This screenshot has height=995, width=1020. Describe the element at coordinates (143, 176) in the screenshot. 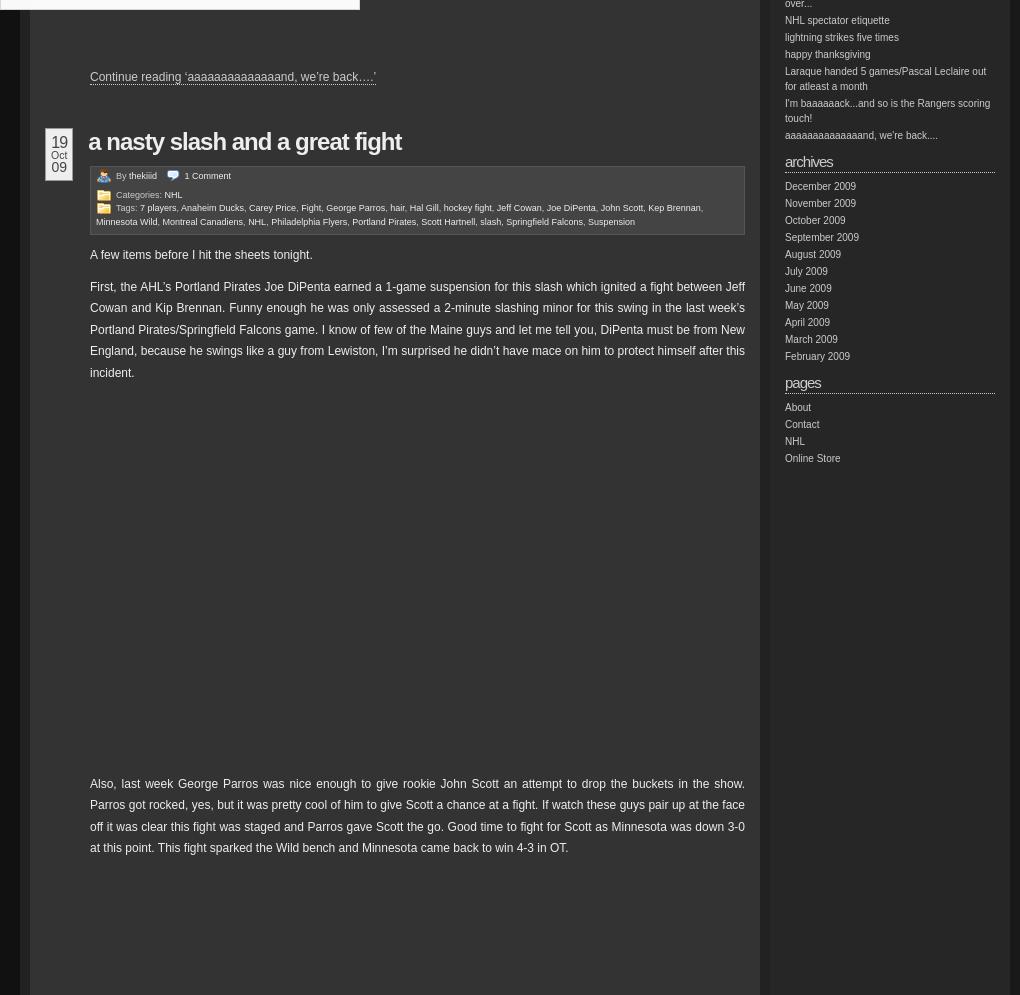

I see `'thekiiid'` at that location.